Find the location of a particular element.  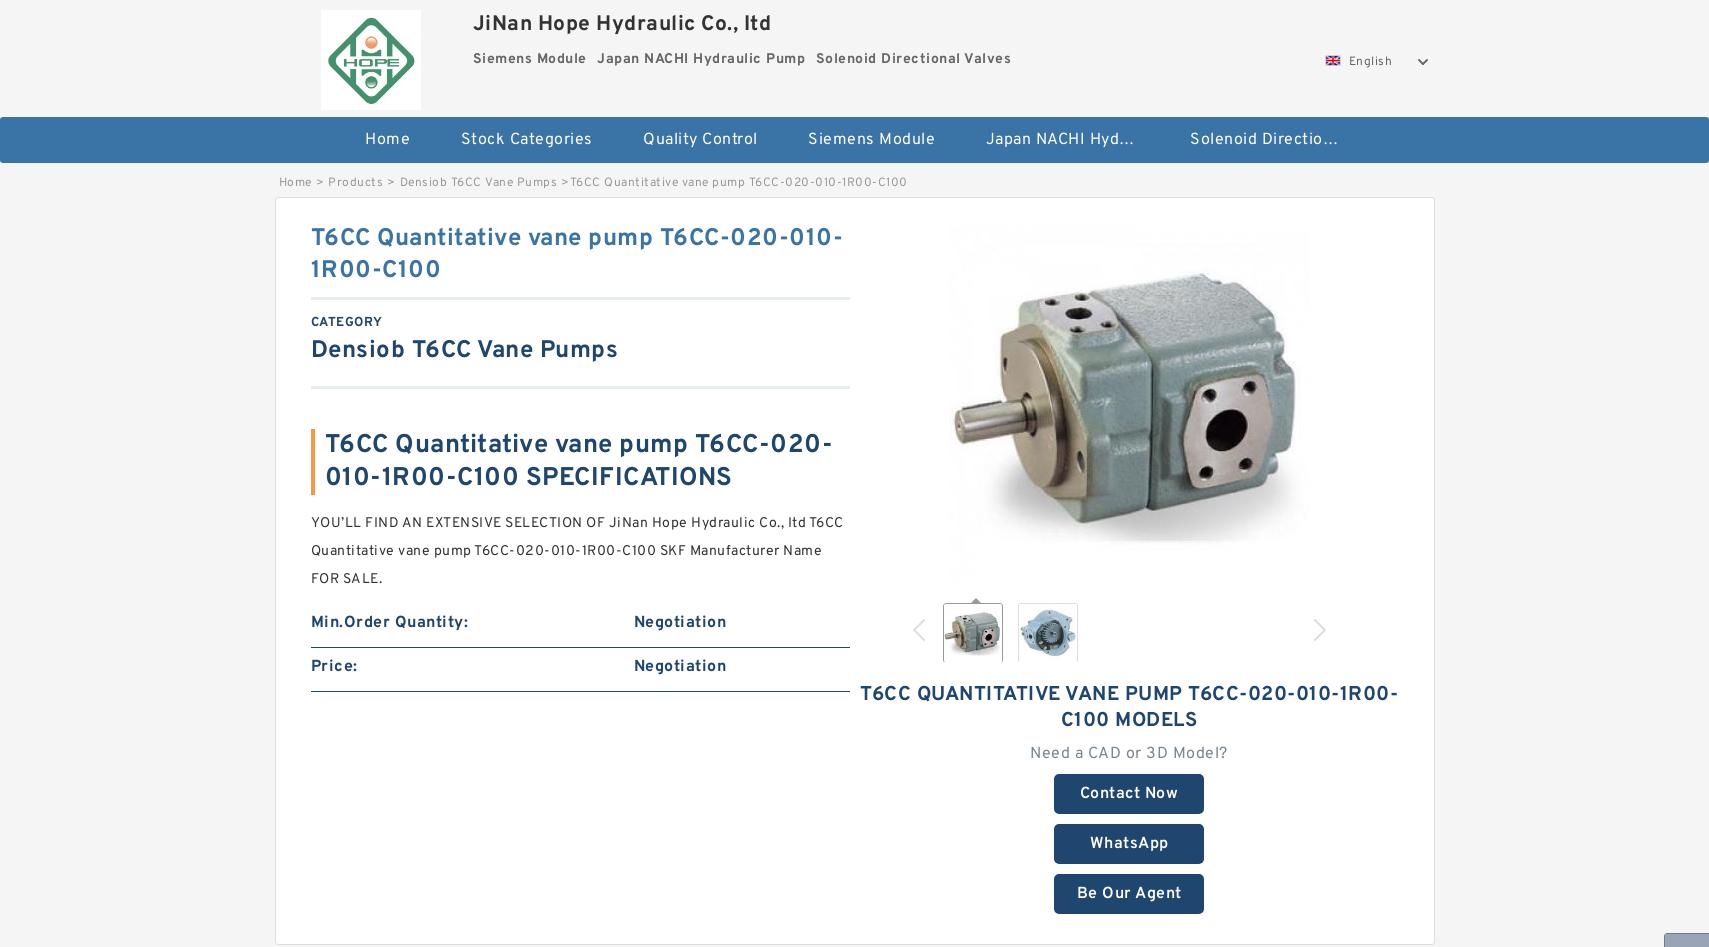

'Need a CAD or 3D Model?' is located at coordinates (1030, 753).